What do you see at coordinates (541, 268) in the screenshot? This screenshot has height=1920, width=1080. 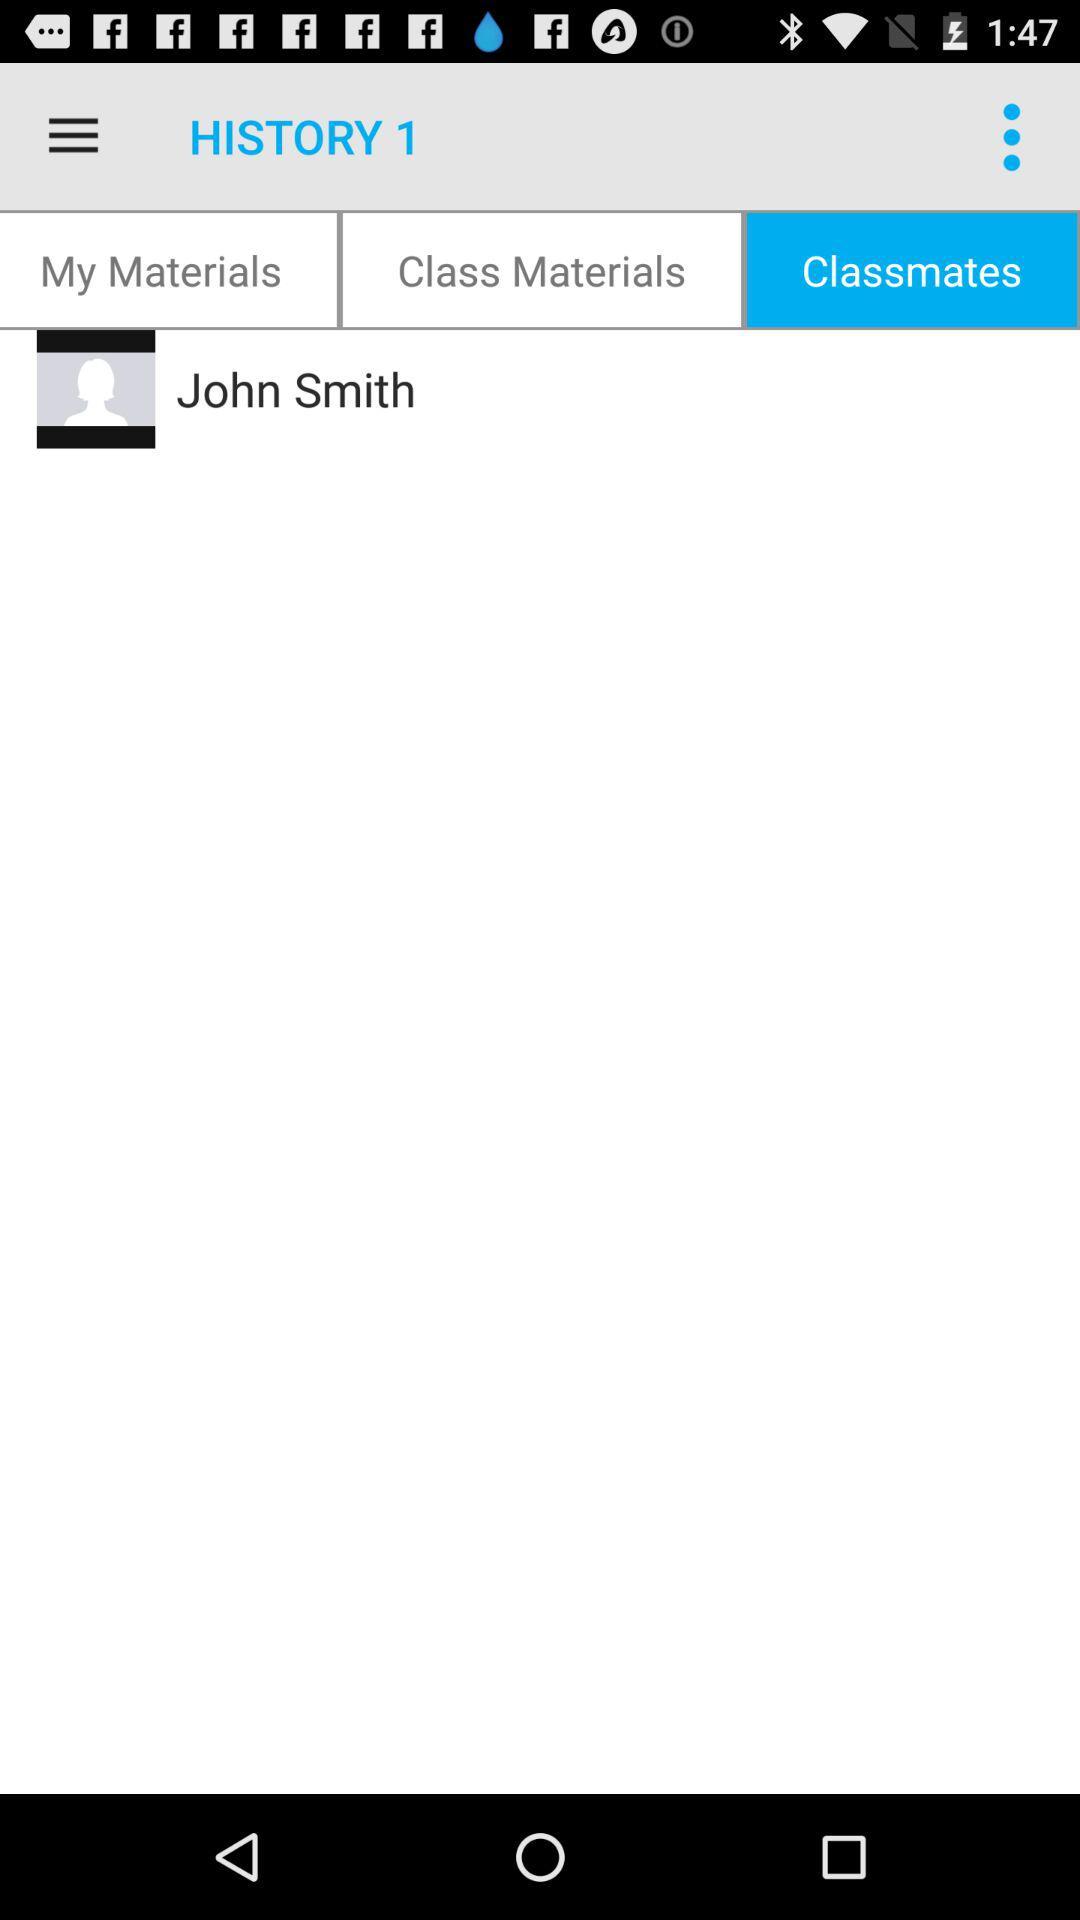 I see `item below history 1 item` at bounding box center [541, 268].